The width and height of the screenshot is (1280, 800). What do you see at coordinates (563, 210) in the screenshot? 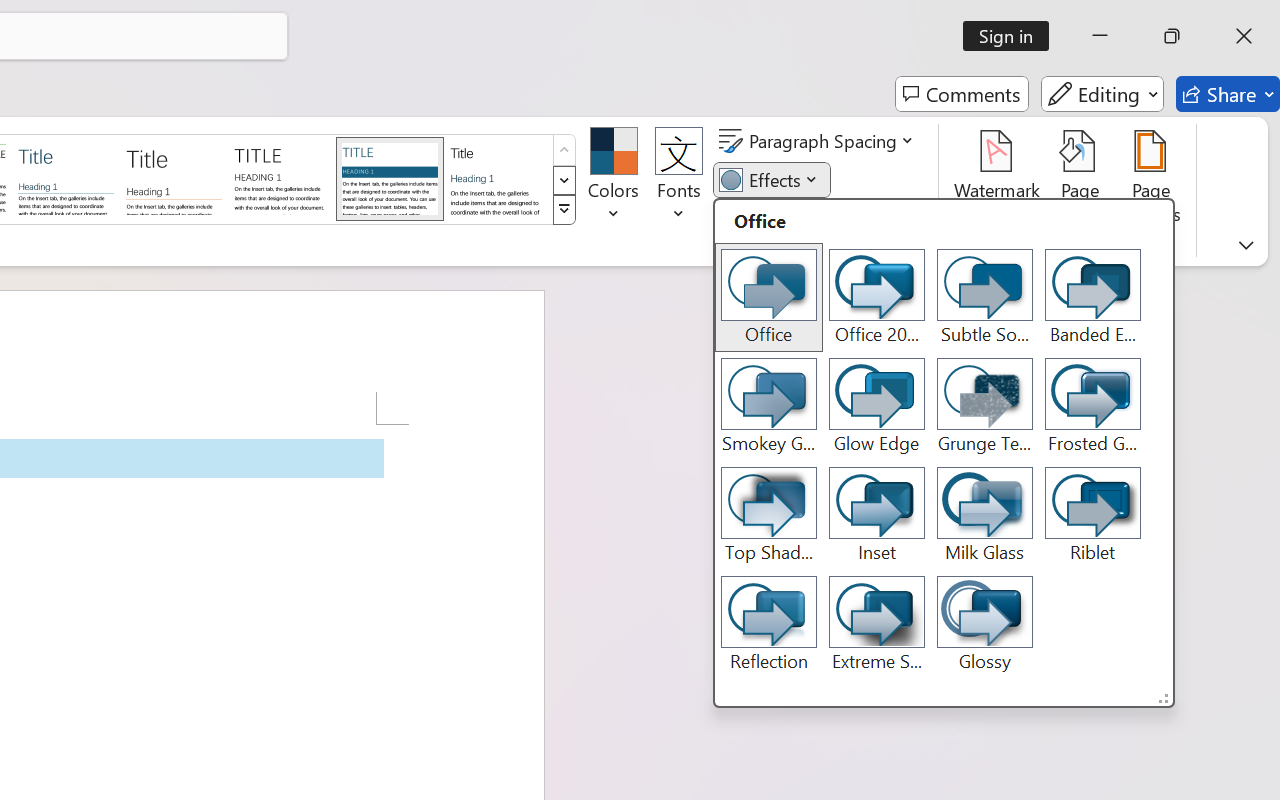
I see `'Style Set'` at bounding box center [563, 210].